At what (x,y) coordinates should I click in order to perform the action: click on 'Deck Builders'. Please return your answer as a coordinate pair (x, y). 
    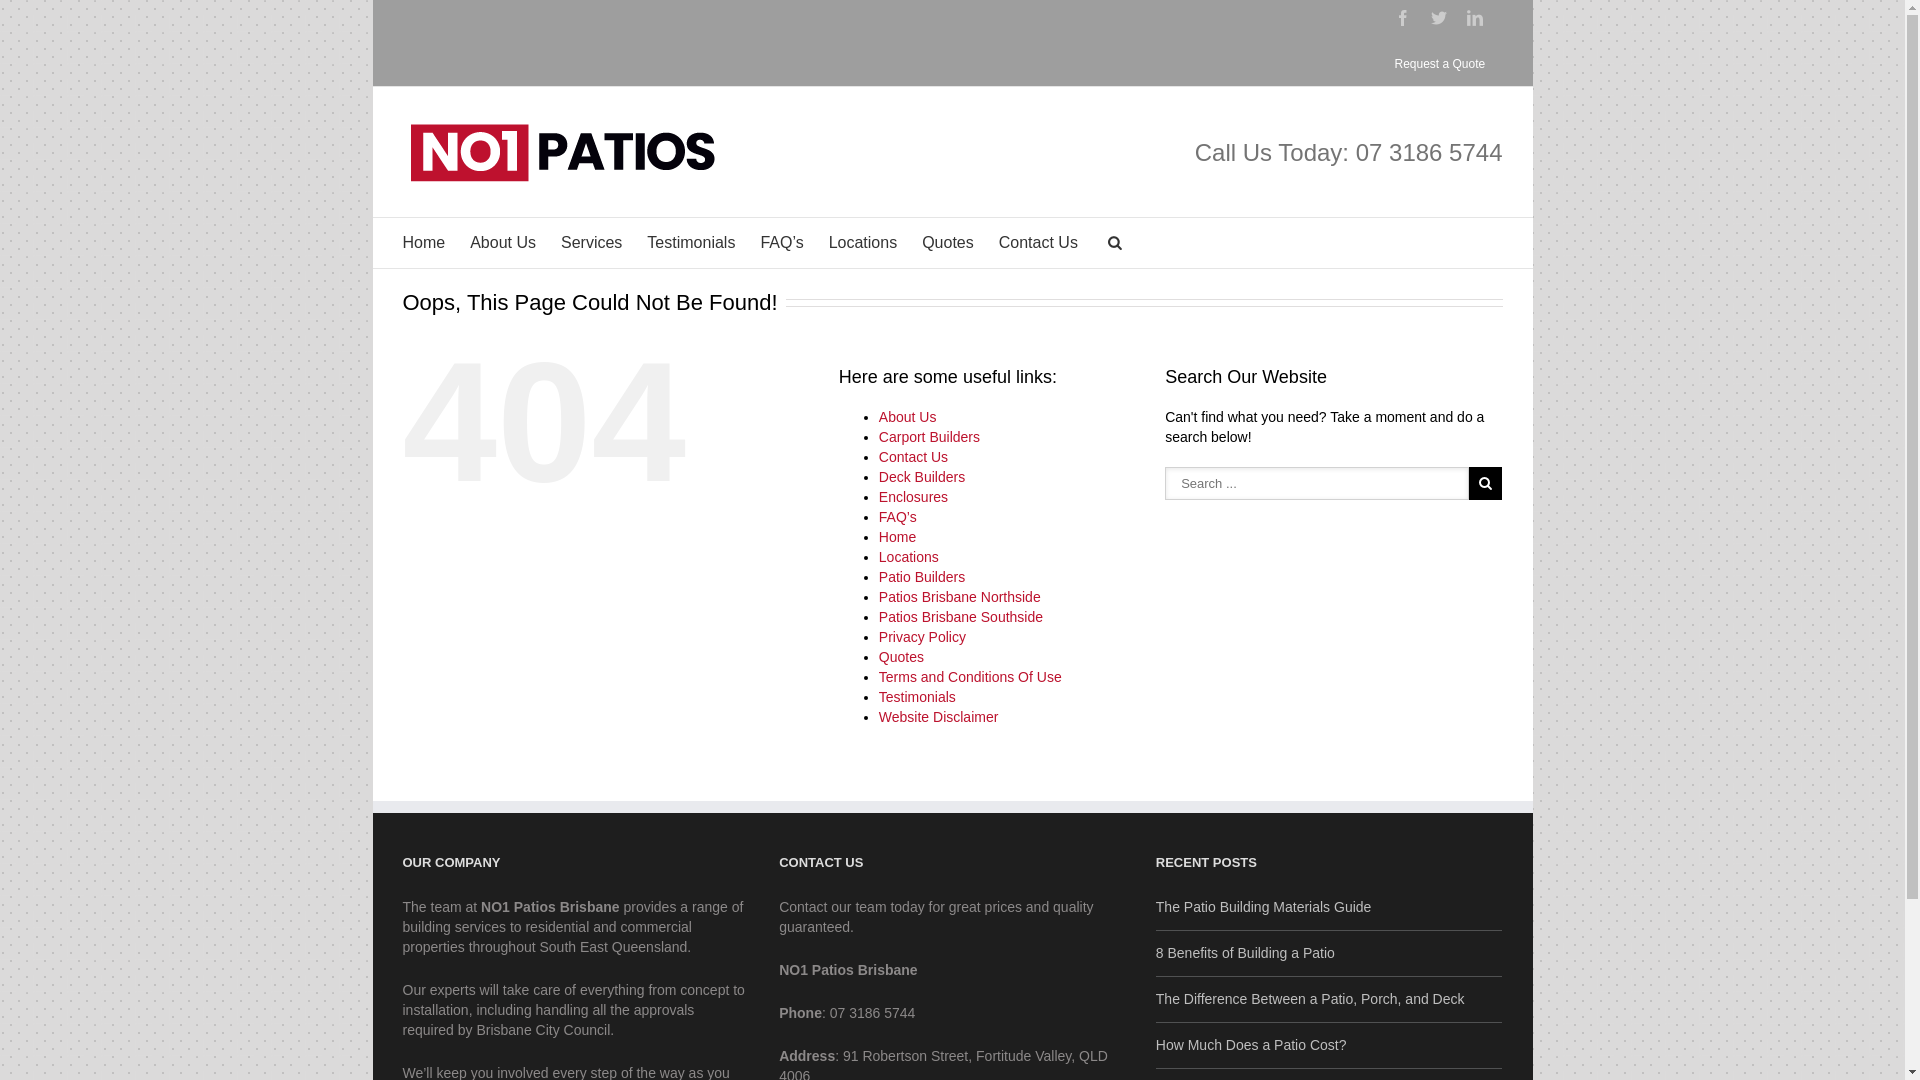
    Looking at the image, I should click on (920, 477).